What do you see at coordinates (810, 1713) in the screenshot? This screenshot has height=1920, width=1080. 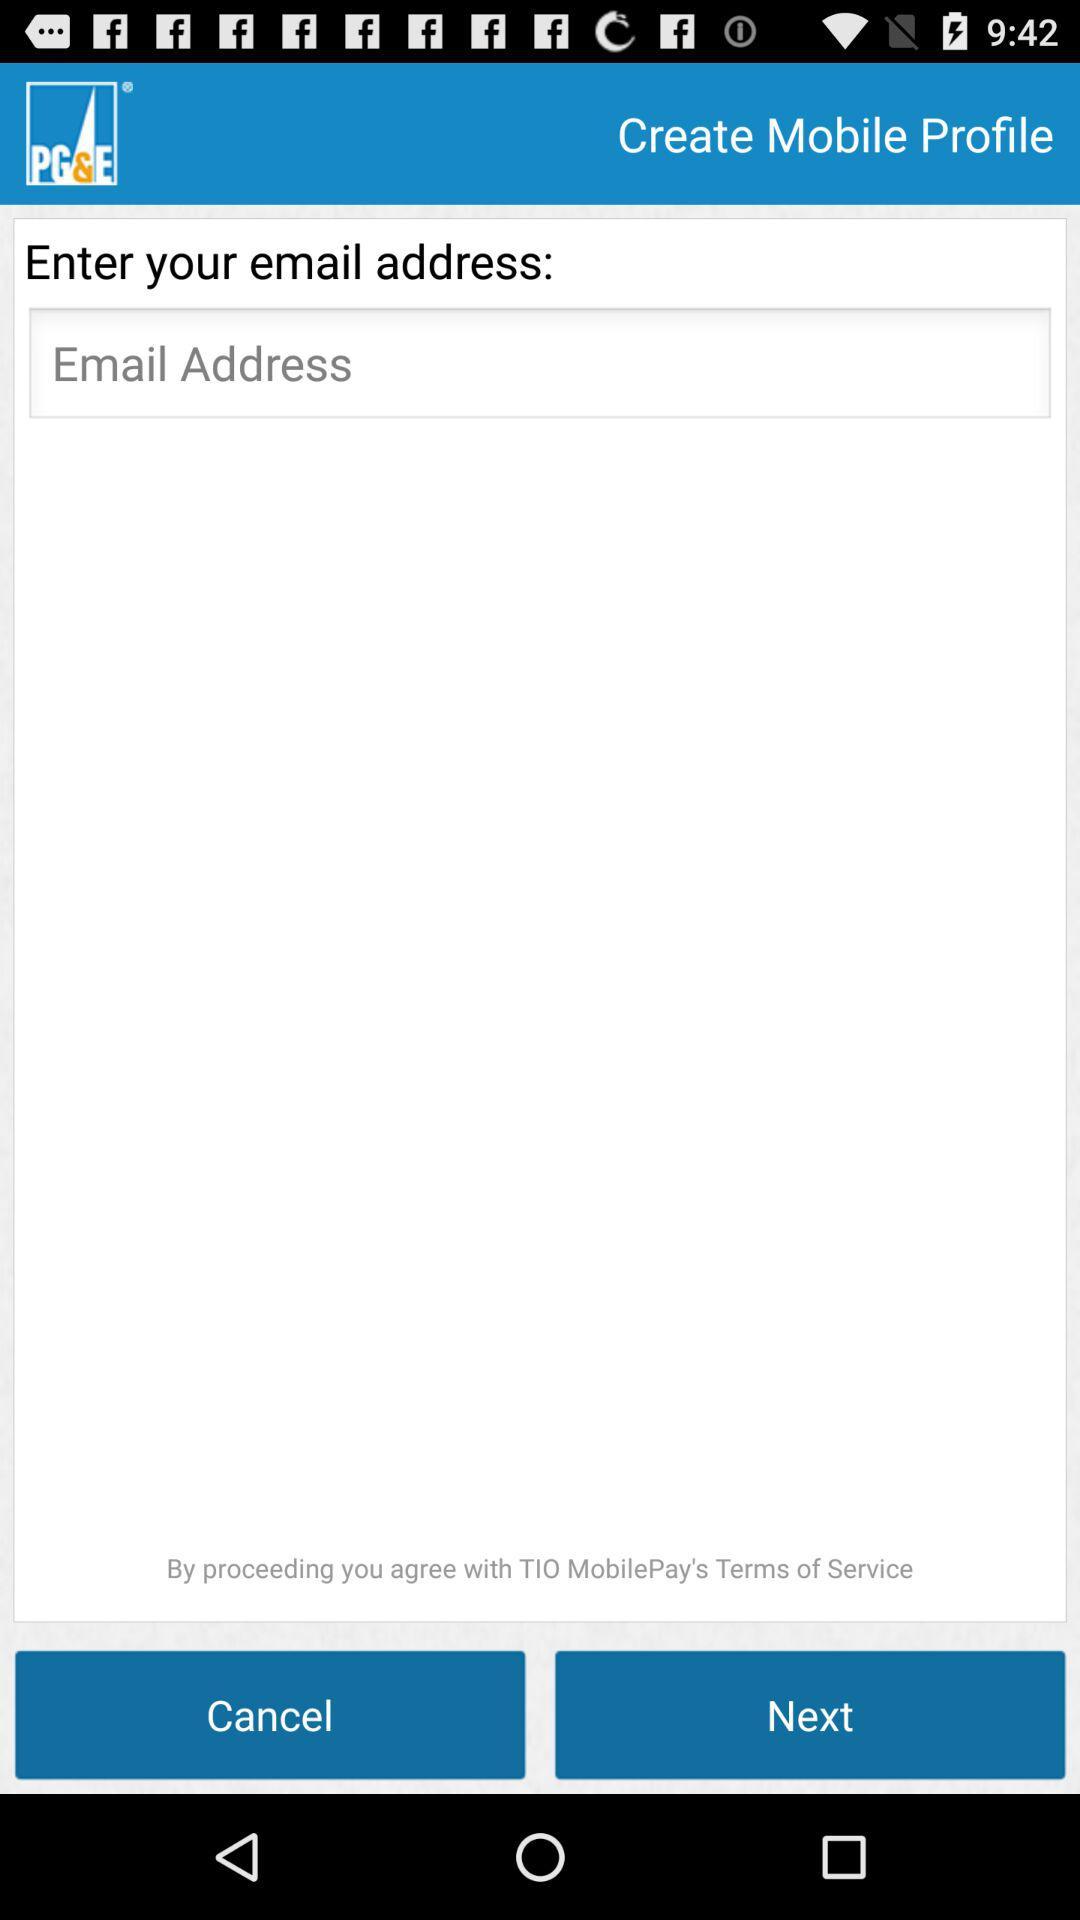 I see `the item below the by proceeding you item` at bounding box center [810, 1713].